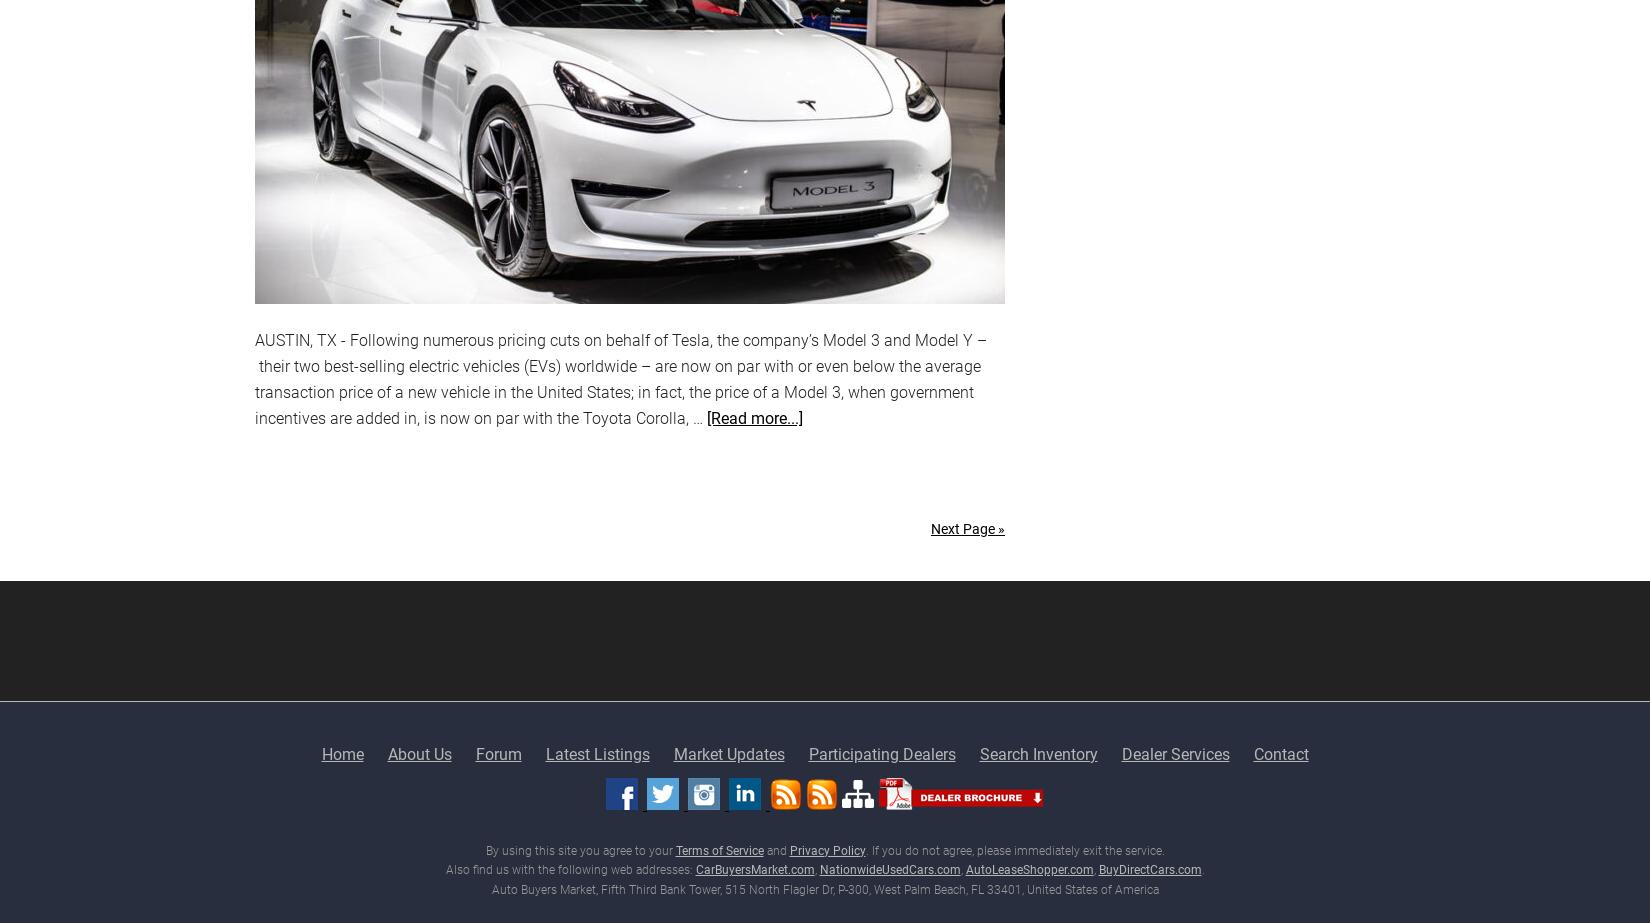 The image size is (1650, 923). I want to click on 'Forum', so click(496, 752).